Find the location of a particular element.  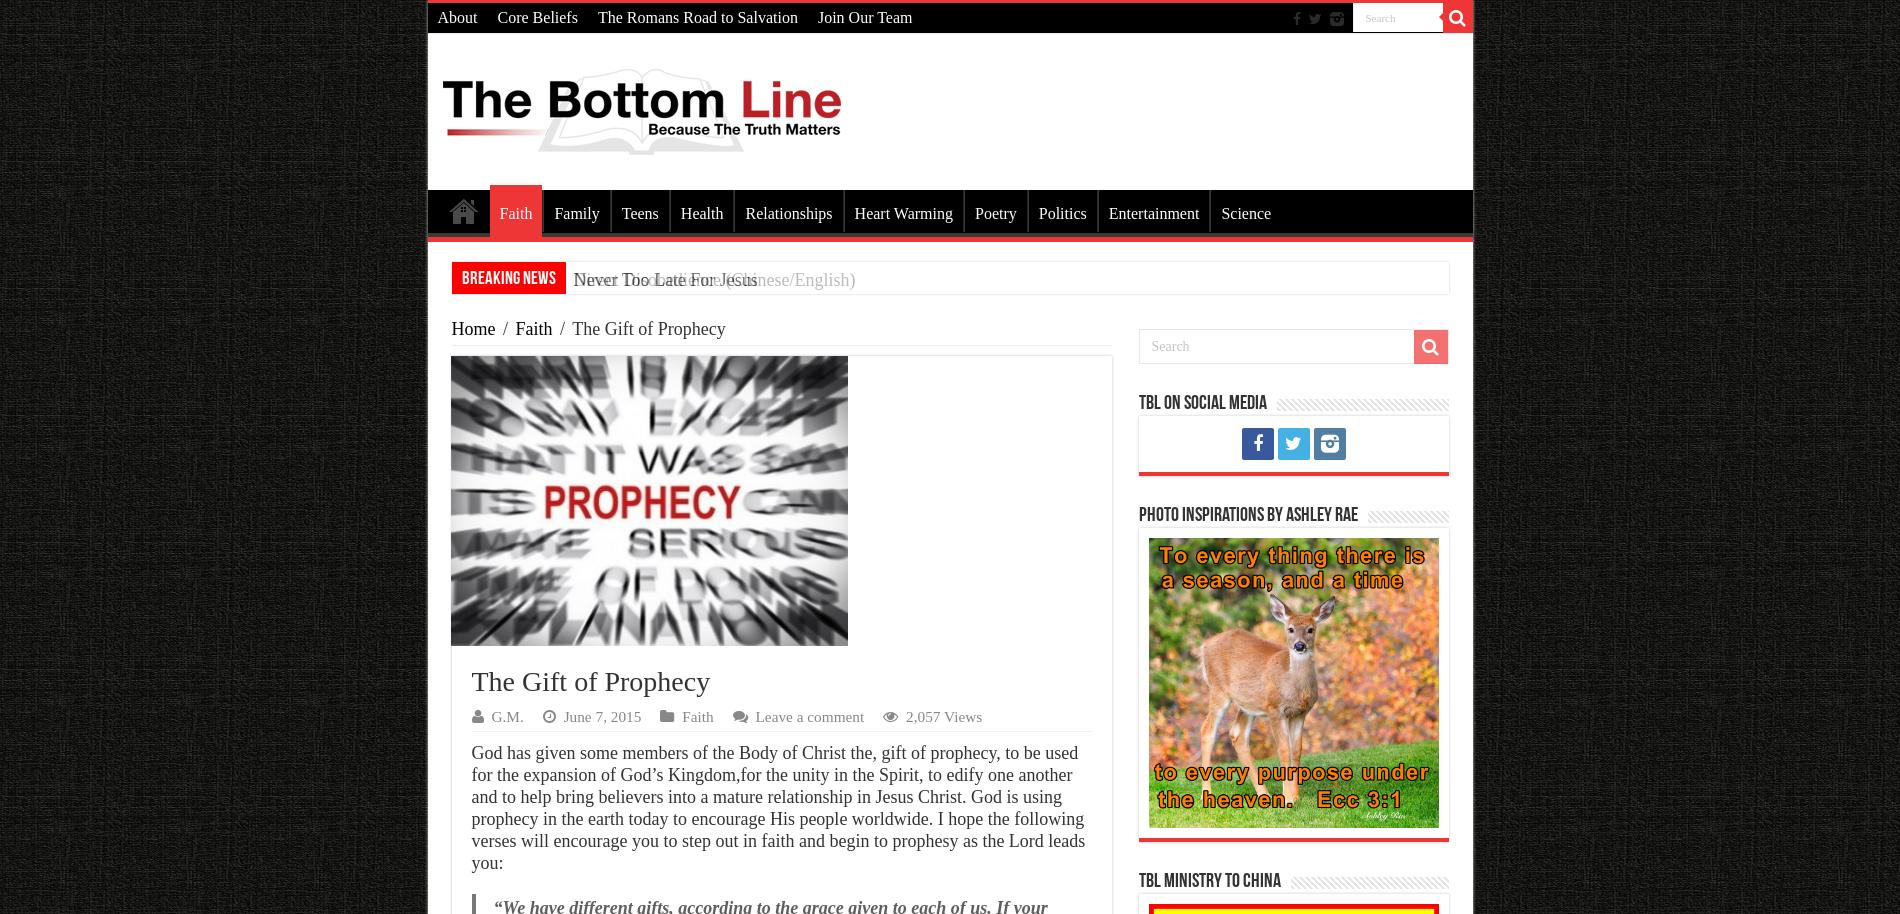

'Photo Inspirations by Ashley Rae' is located at coordinates (1137, 515).